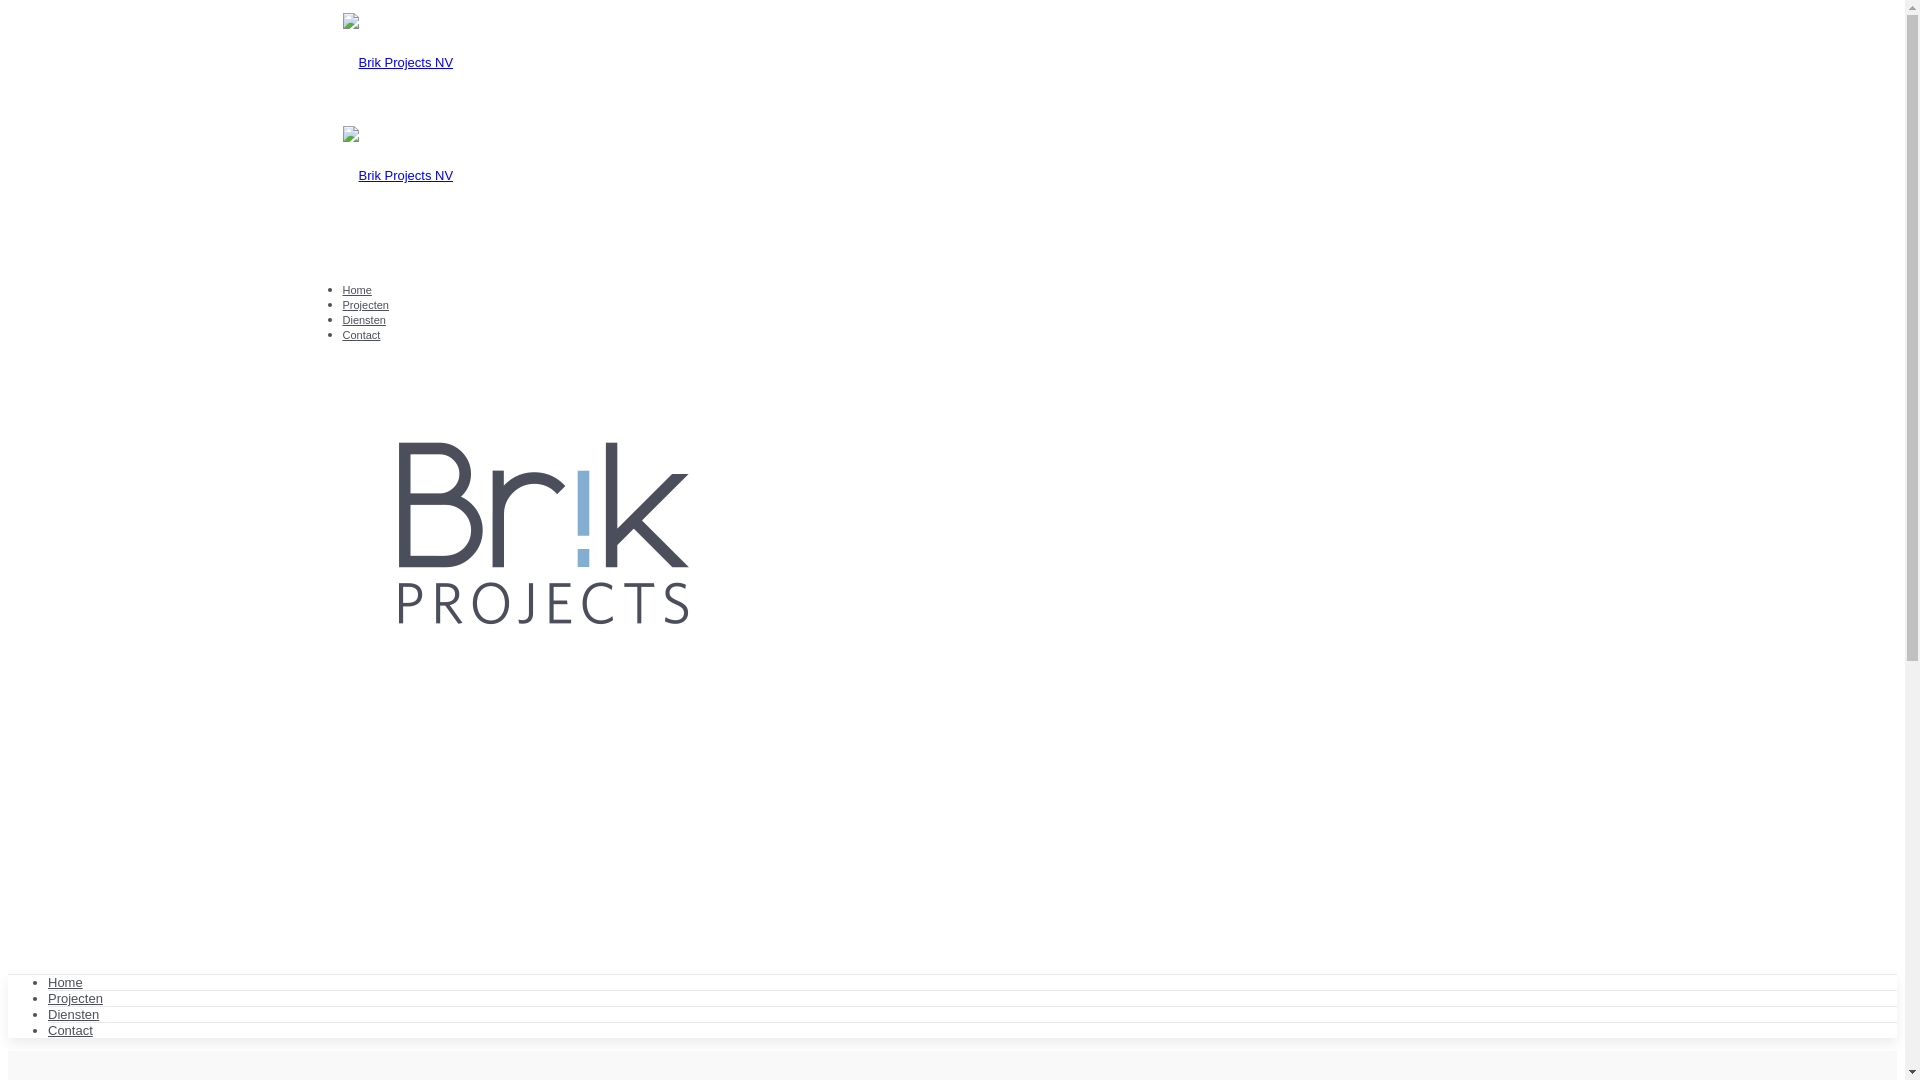  I want to click on 'Projecten', so click(75, 998).